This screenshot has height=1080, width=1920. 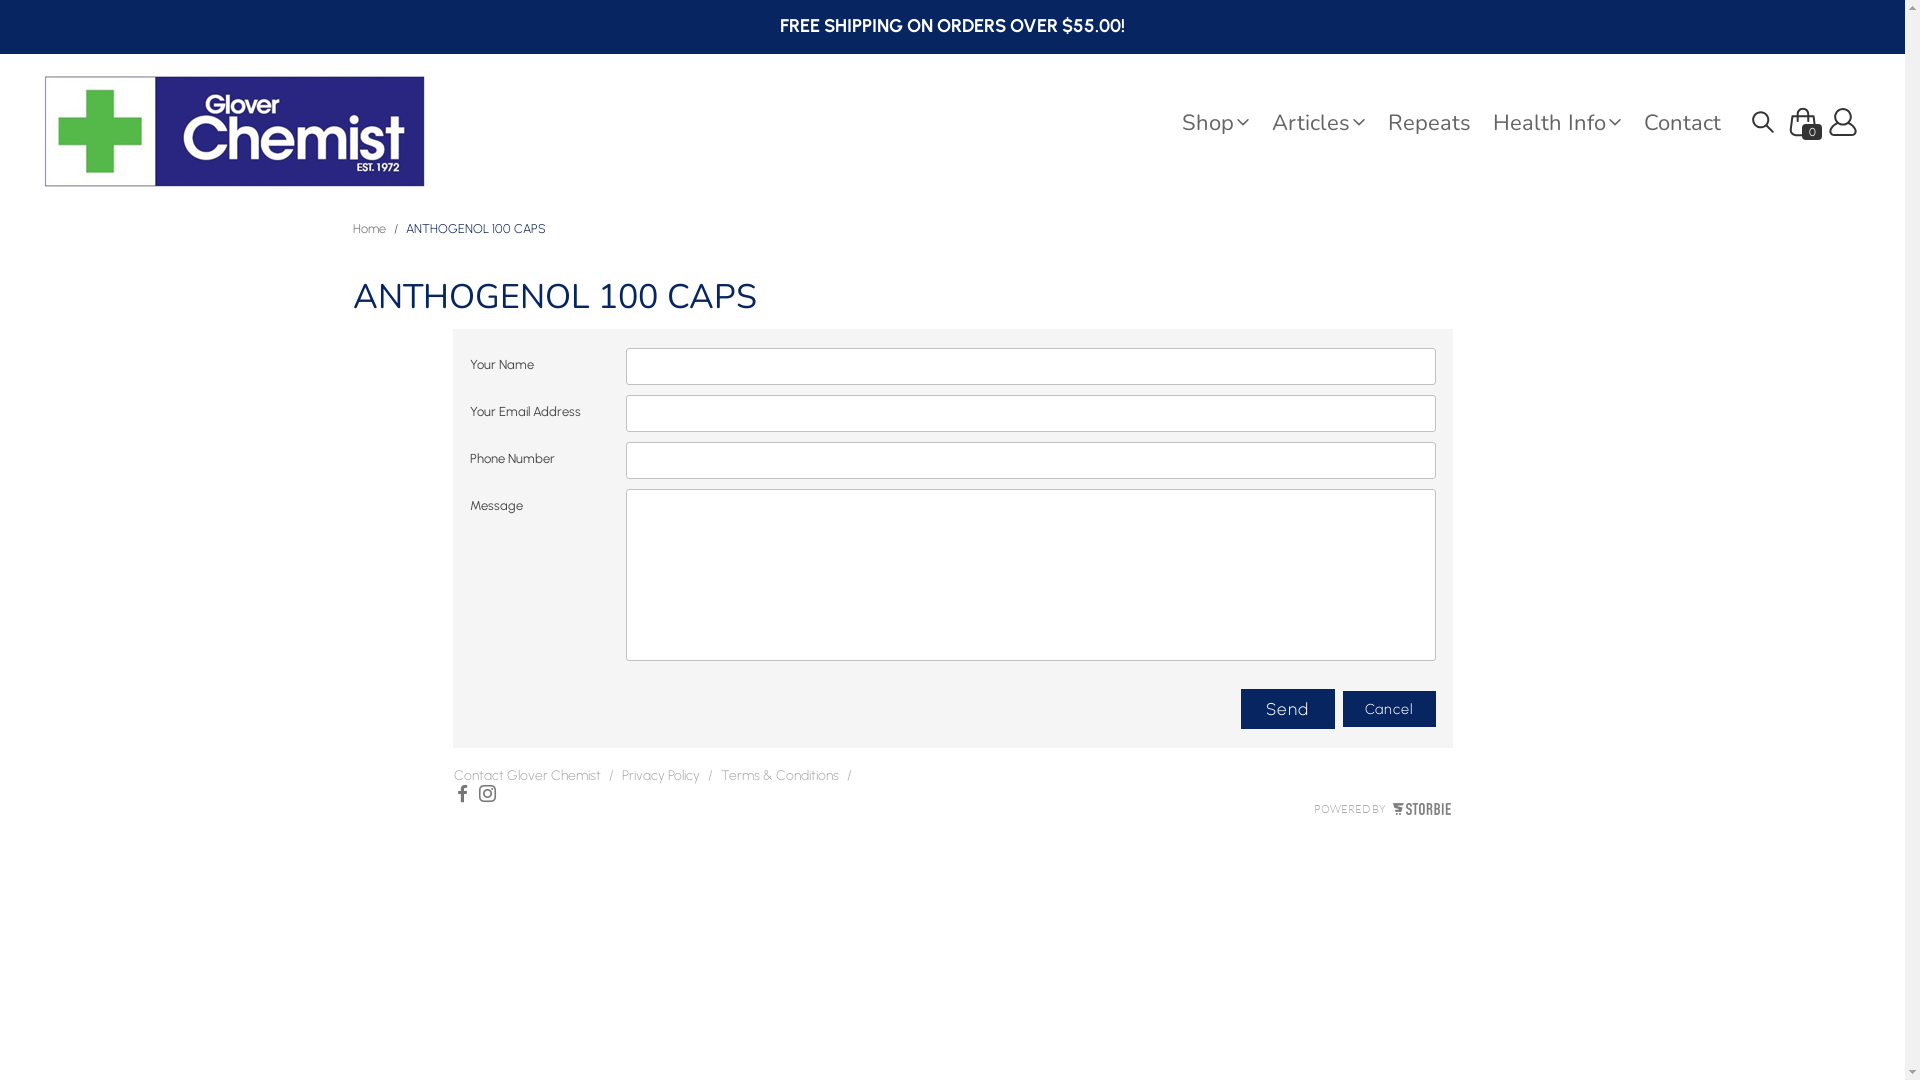 I want to click on 'POWERED BY', so click(x=1381, y=808).